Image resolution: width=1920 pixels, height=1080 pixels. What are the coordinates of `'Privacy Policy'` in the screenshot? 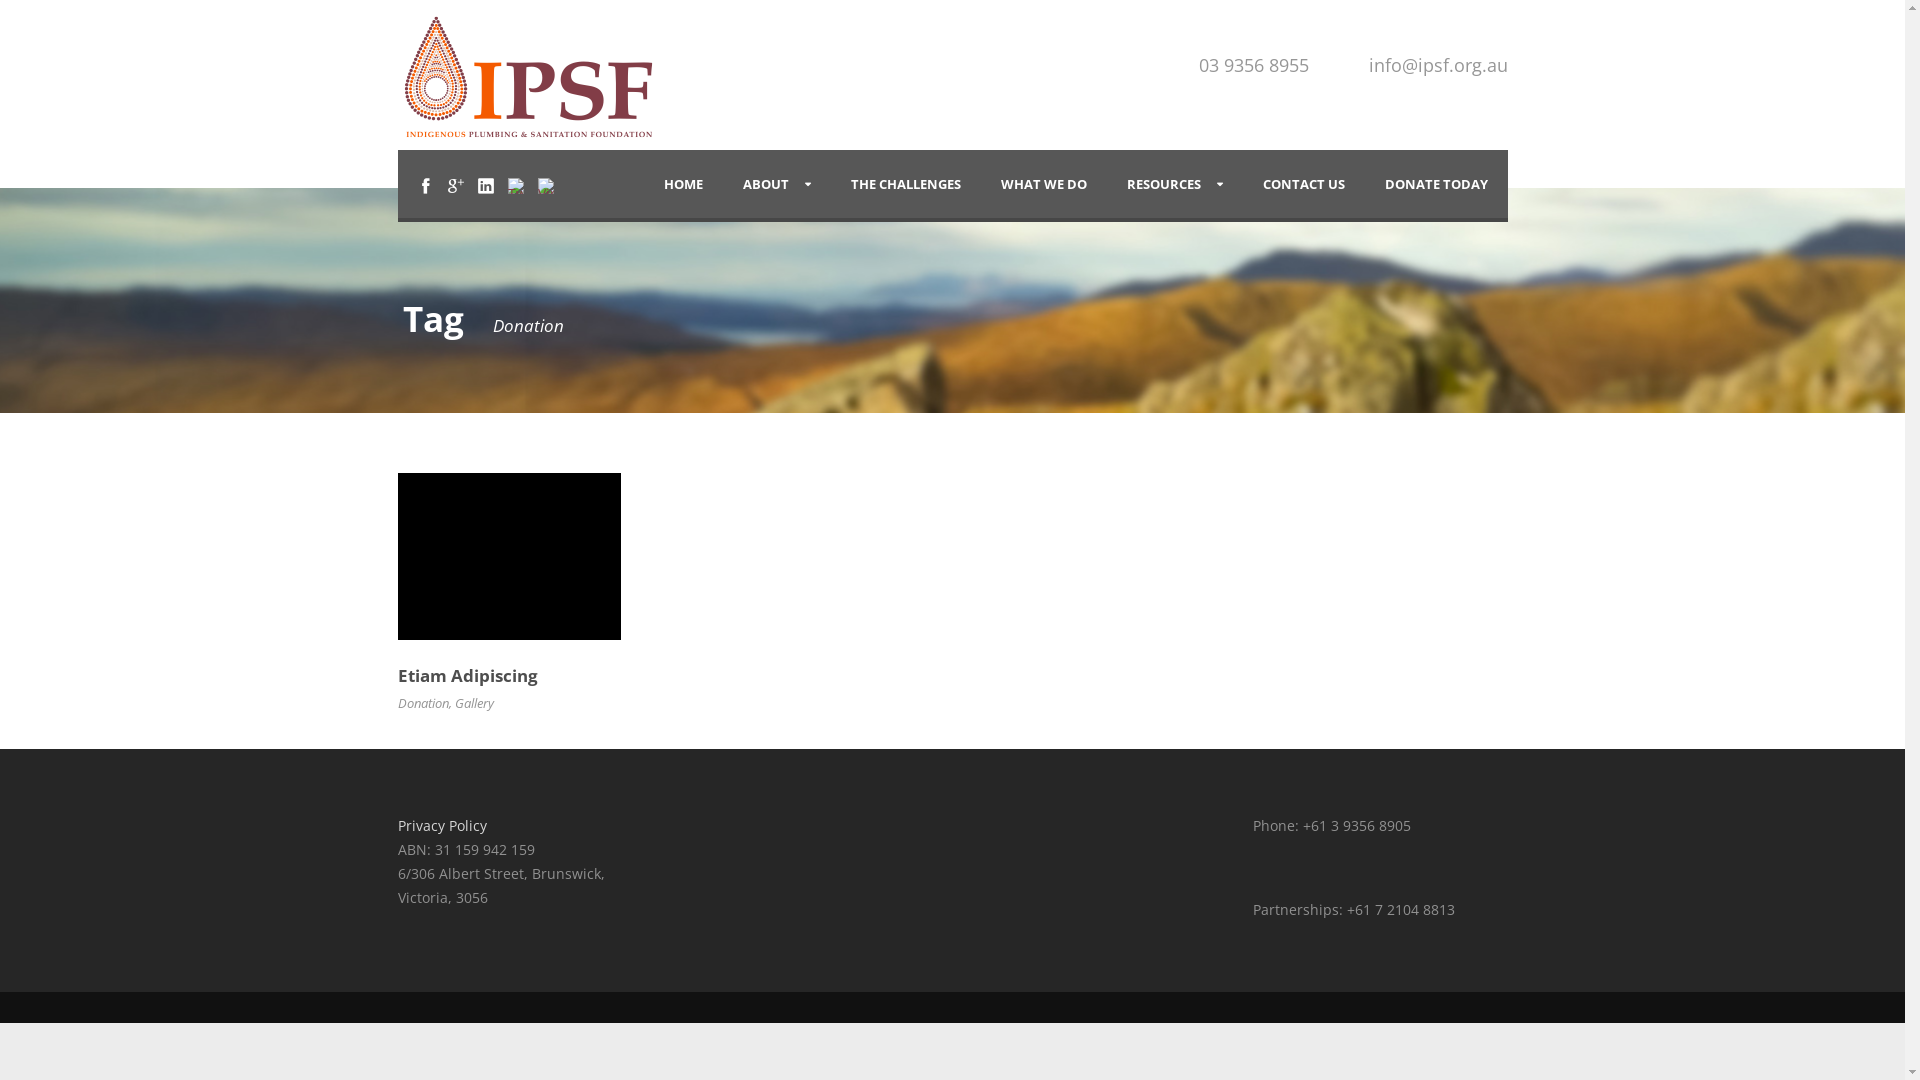 It's located at (441, 825).